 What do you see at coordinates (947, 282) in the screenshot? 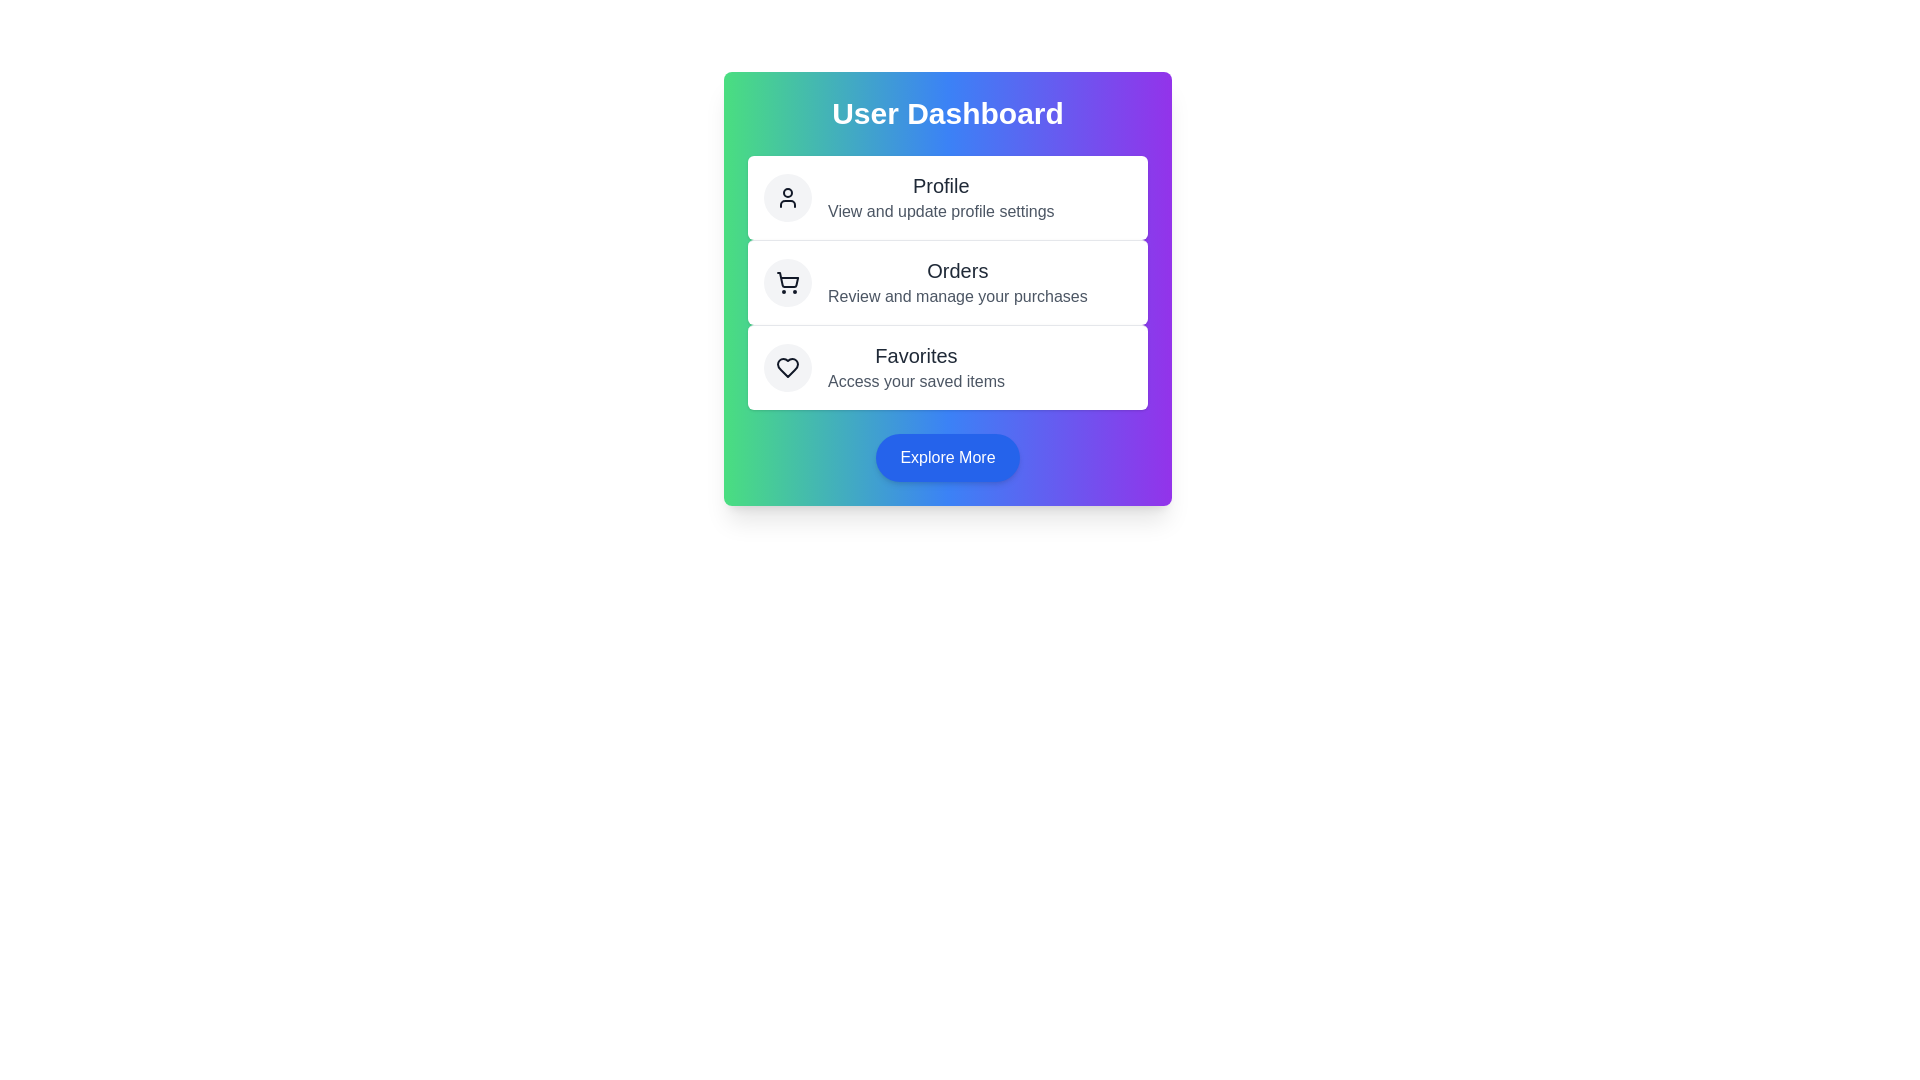
I see `the 'Orders' action to review and manage purchases` at bounding box center [947, 282].